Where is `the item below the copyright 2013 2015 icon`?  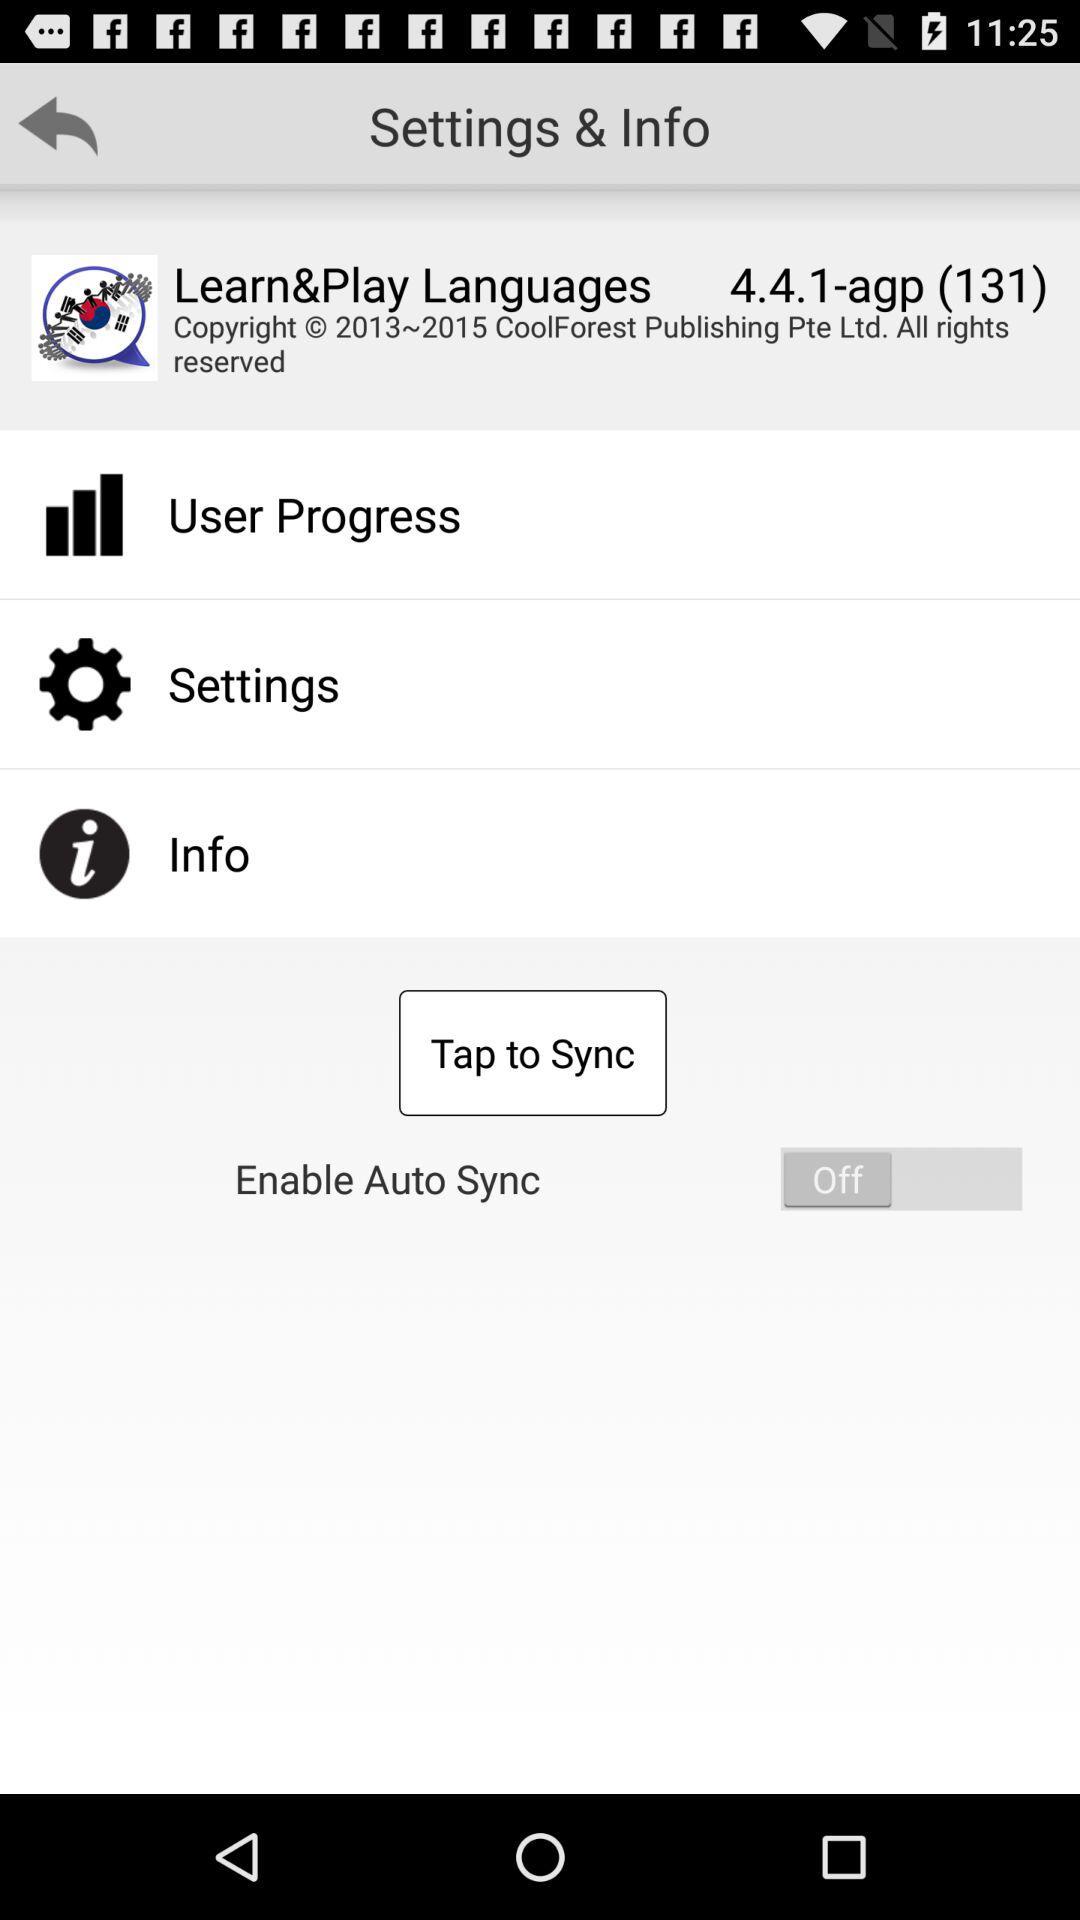 the item below the copyright 2013 2015 icon is located at coordinates (901, 1179).